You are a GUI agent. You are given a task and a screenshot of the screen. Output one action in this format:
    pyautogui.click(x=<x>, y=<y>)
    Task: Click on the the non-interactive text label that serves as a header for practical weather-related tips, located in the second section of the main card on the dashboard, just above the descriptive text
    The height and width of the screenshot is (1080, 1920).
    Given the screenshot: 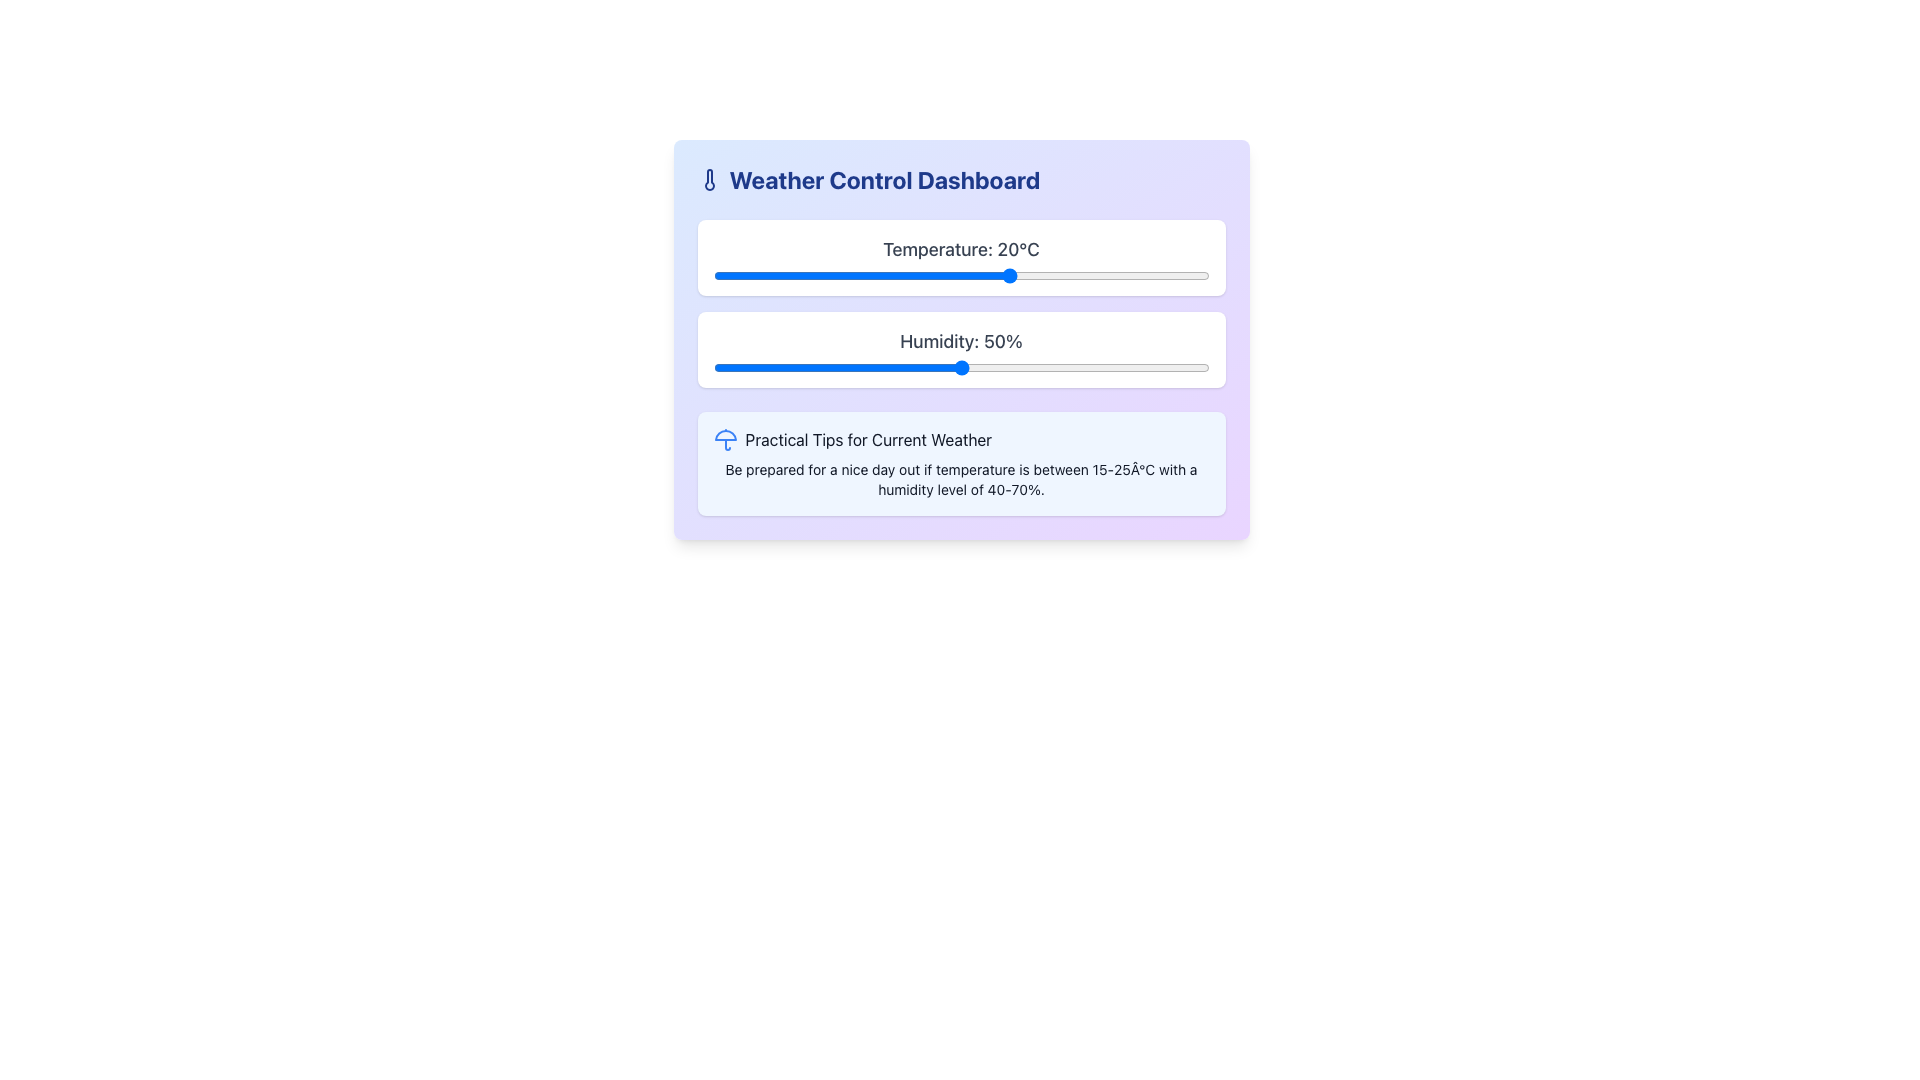 What is the action you would take?
    pyautogui.click(x=961, y=438)
    